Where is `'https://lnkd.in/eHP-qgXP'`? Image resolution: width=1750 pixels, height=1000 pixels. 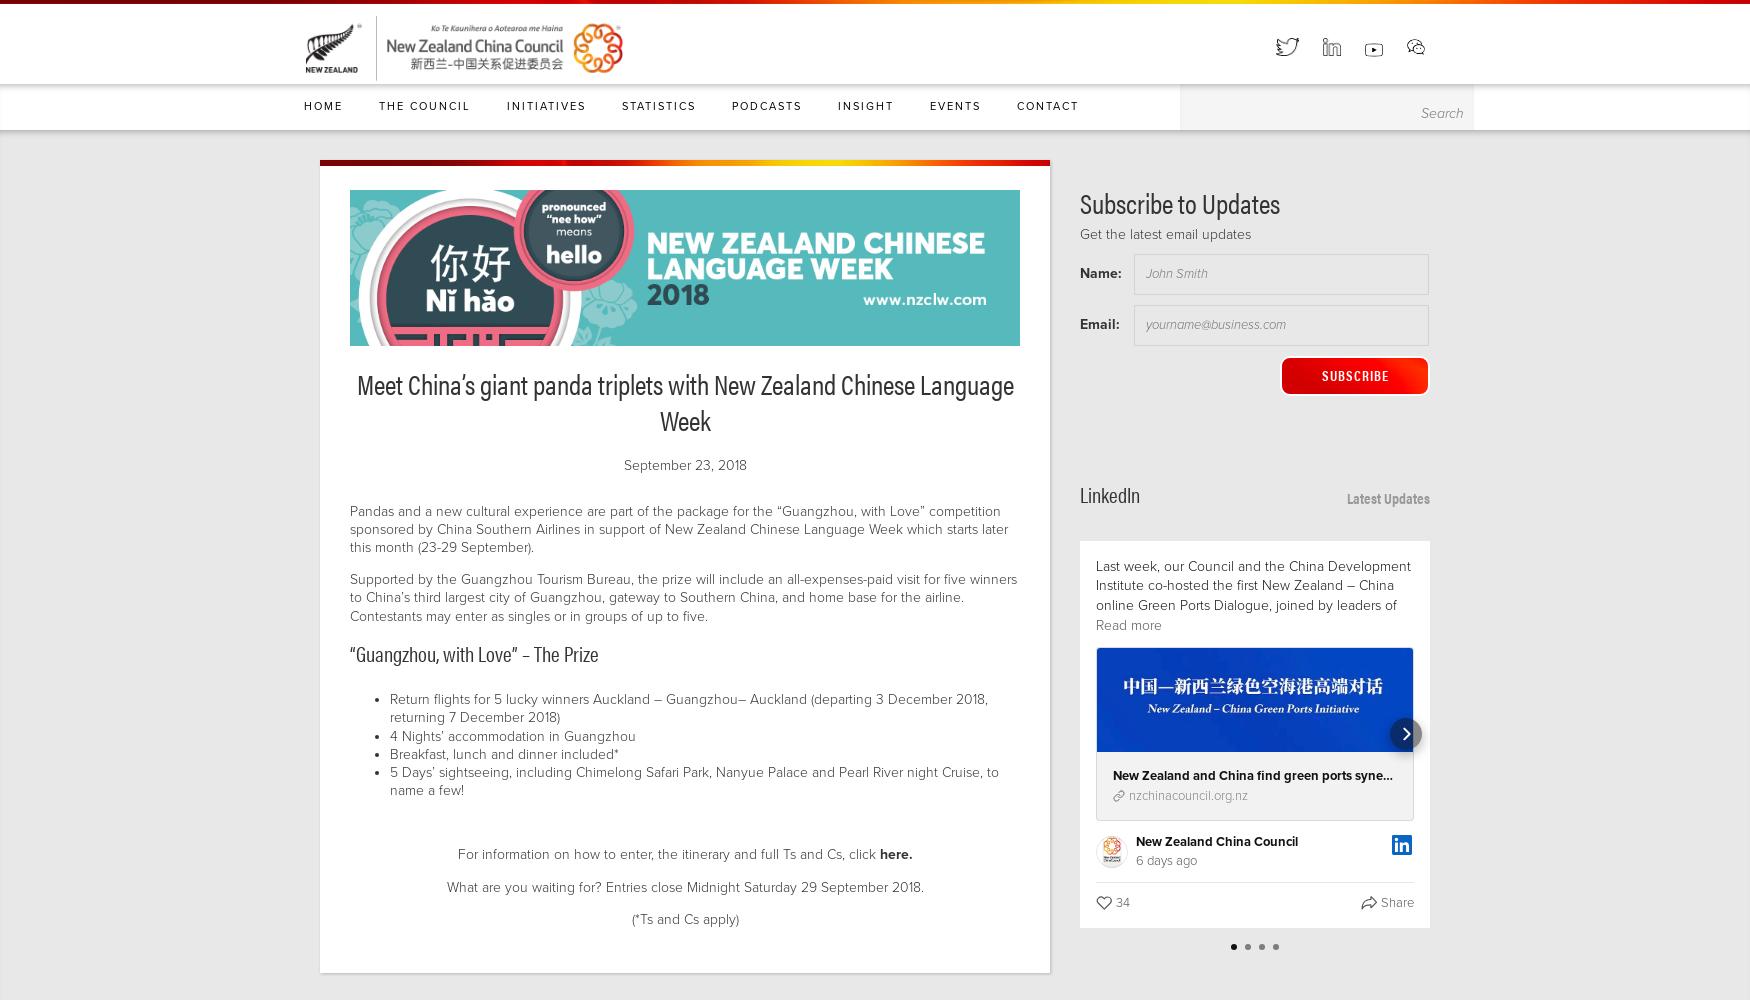
'https://lnkd.in/eHP-qgXP' is located at coordinates (1201, 683).